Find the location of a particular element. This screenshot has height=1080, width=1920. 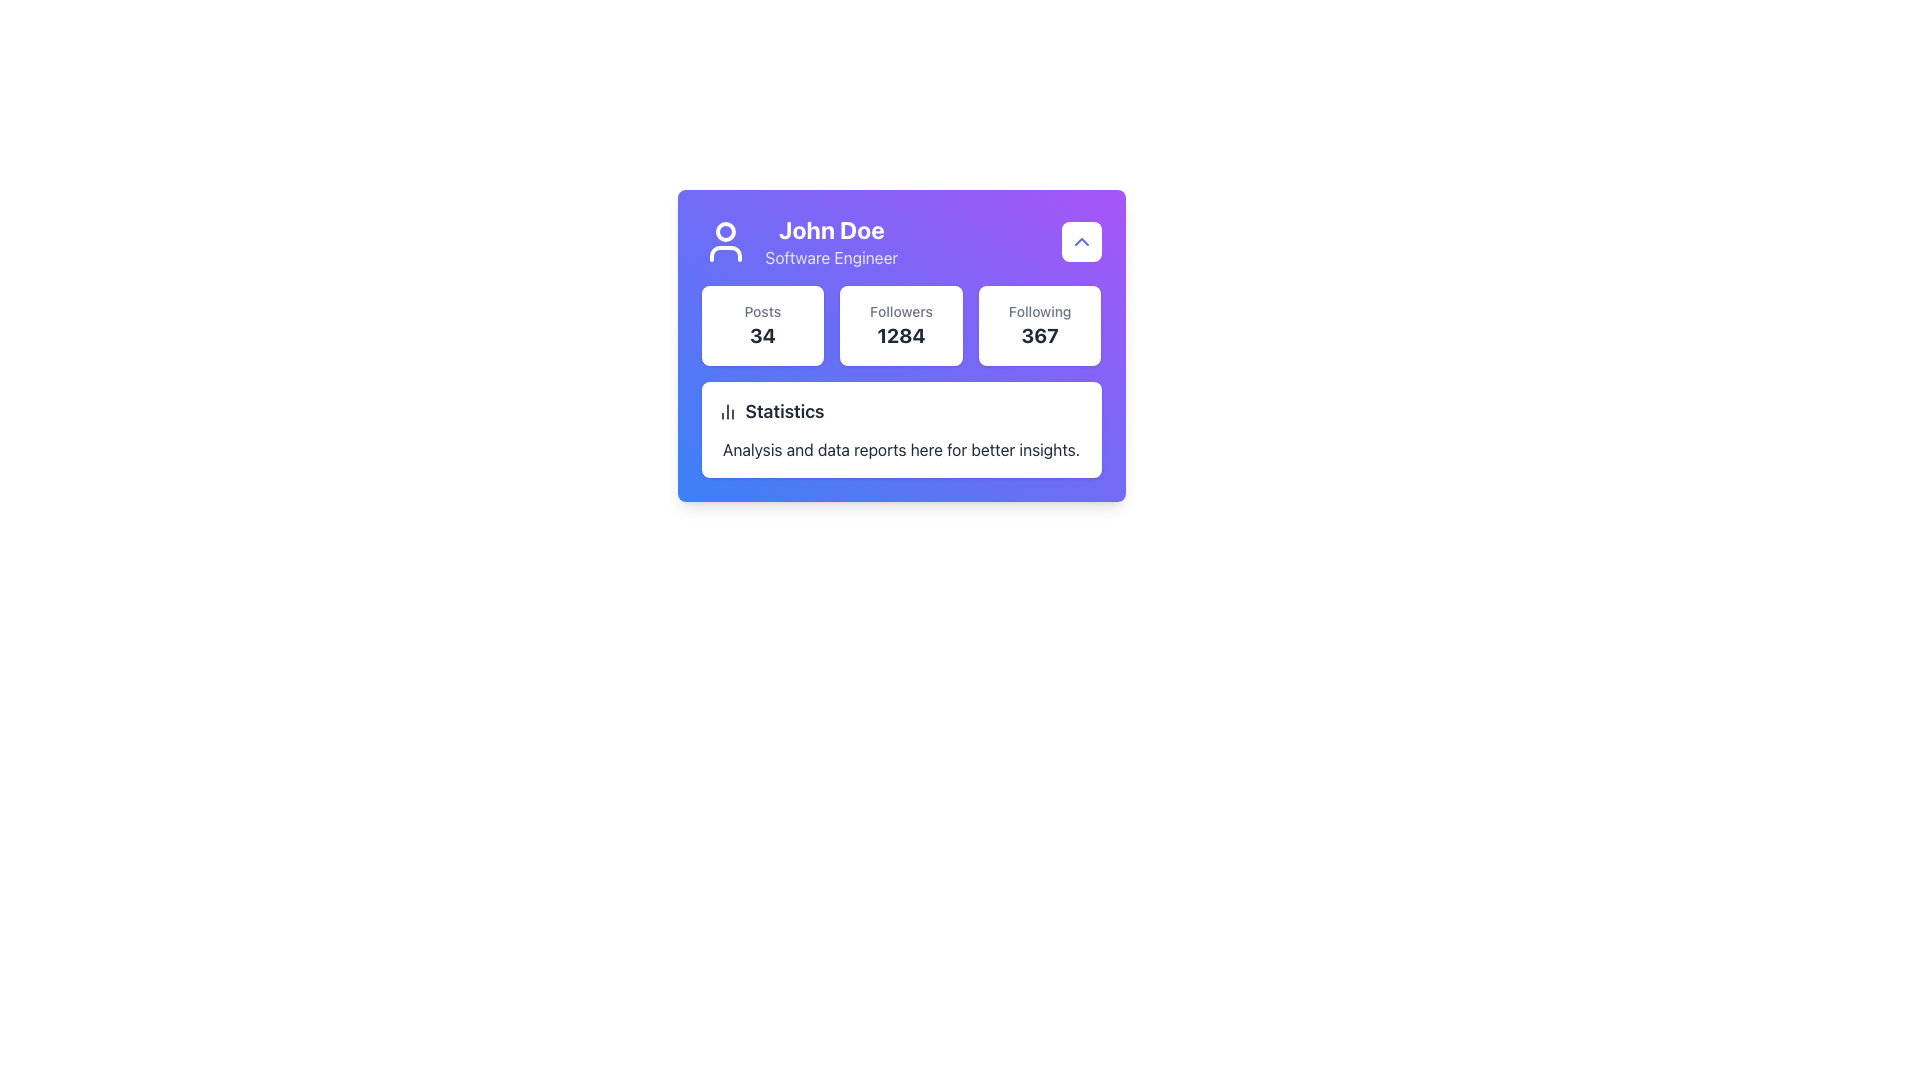

the Card Content Panel displaying the follower count, located centrally in the profile card layout between 'Posts' and 'Following' is located at coordinates (900, 325).